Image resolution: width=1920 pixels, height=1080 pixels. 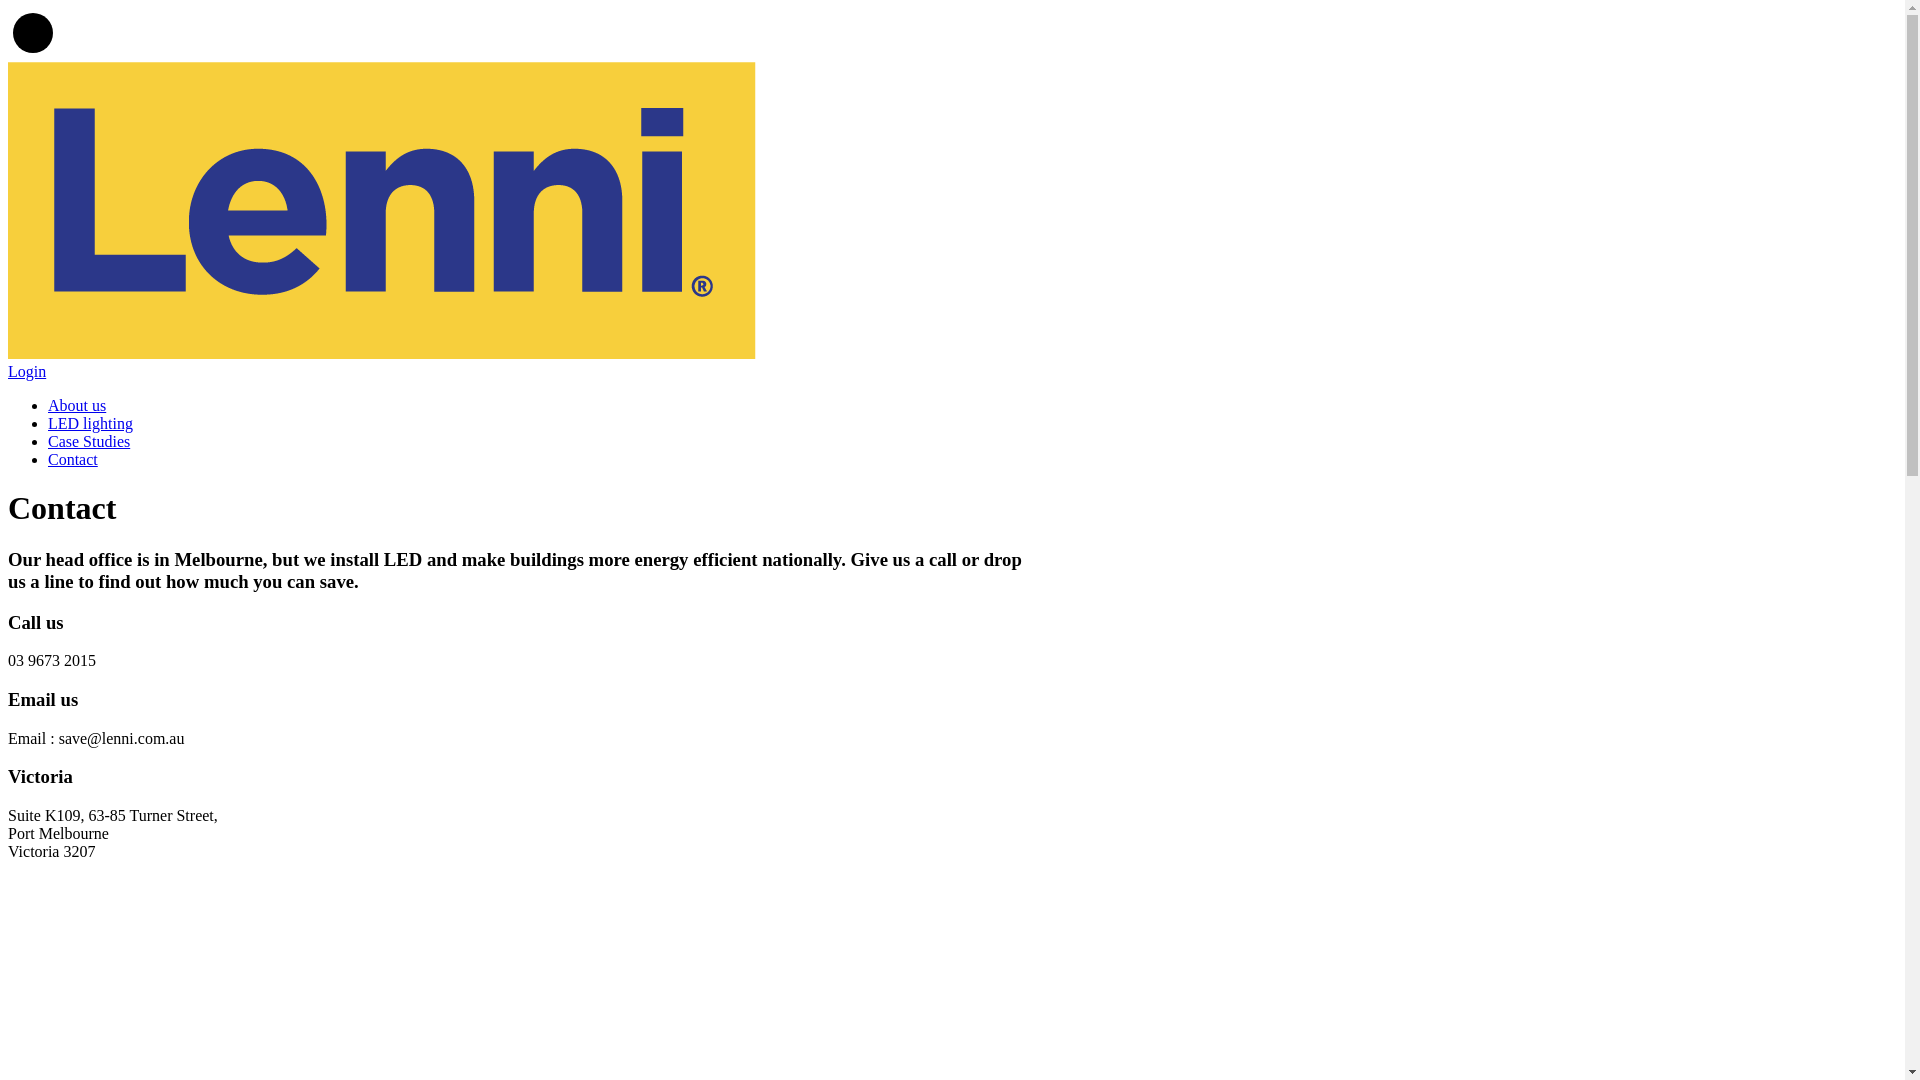 What do you see at coordinates (89, 422) in the screenshot?
I see `'LED lighting'` at bounding box center [89, 422].